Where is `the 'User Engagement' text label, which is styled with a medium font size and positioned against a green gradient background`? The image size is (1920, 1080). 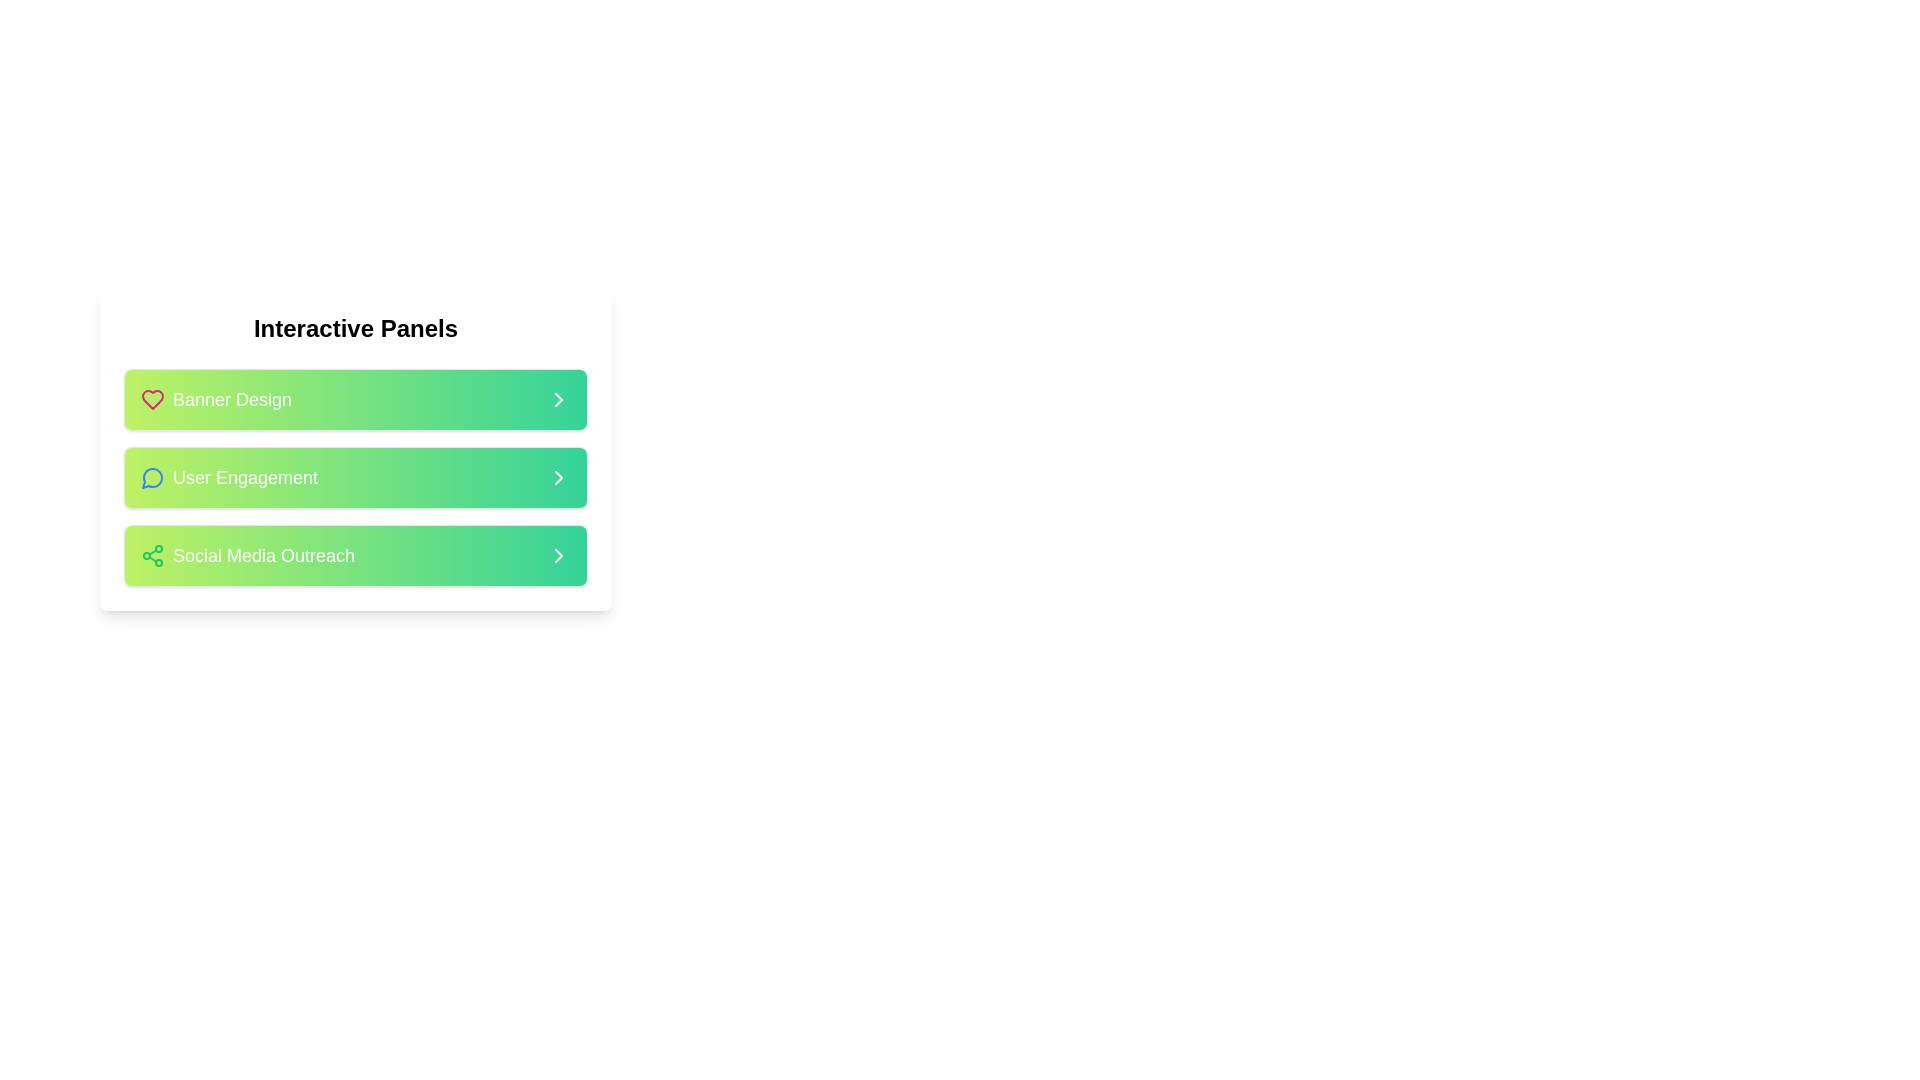 the 'User Engagement' text label, which is styled with a medium font size and positioned against a green gradient background is located at coordinates (244, 478).